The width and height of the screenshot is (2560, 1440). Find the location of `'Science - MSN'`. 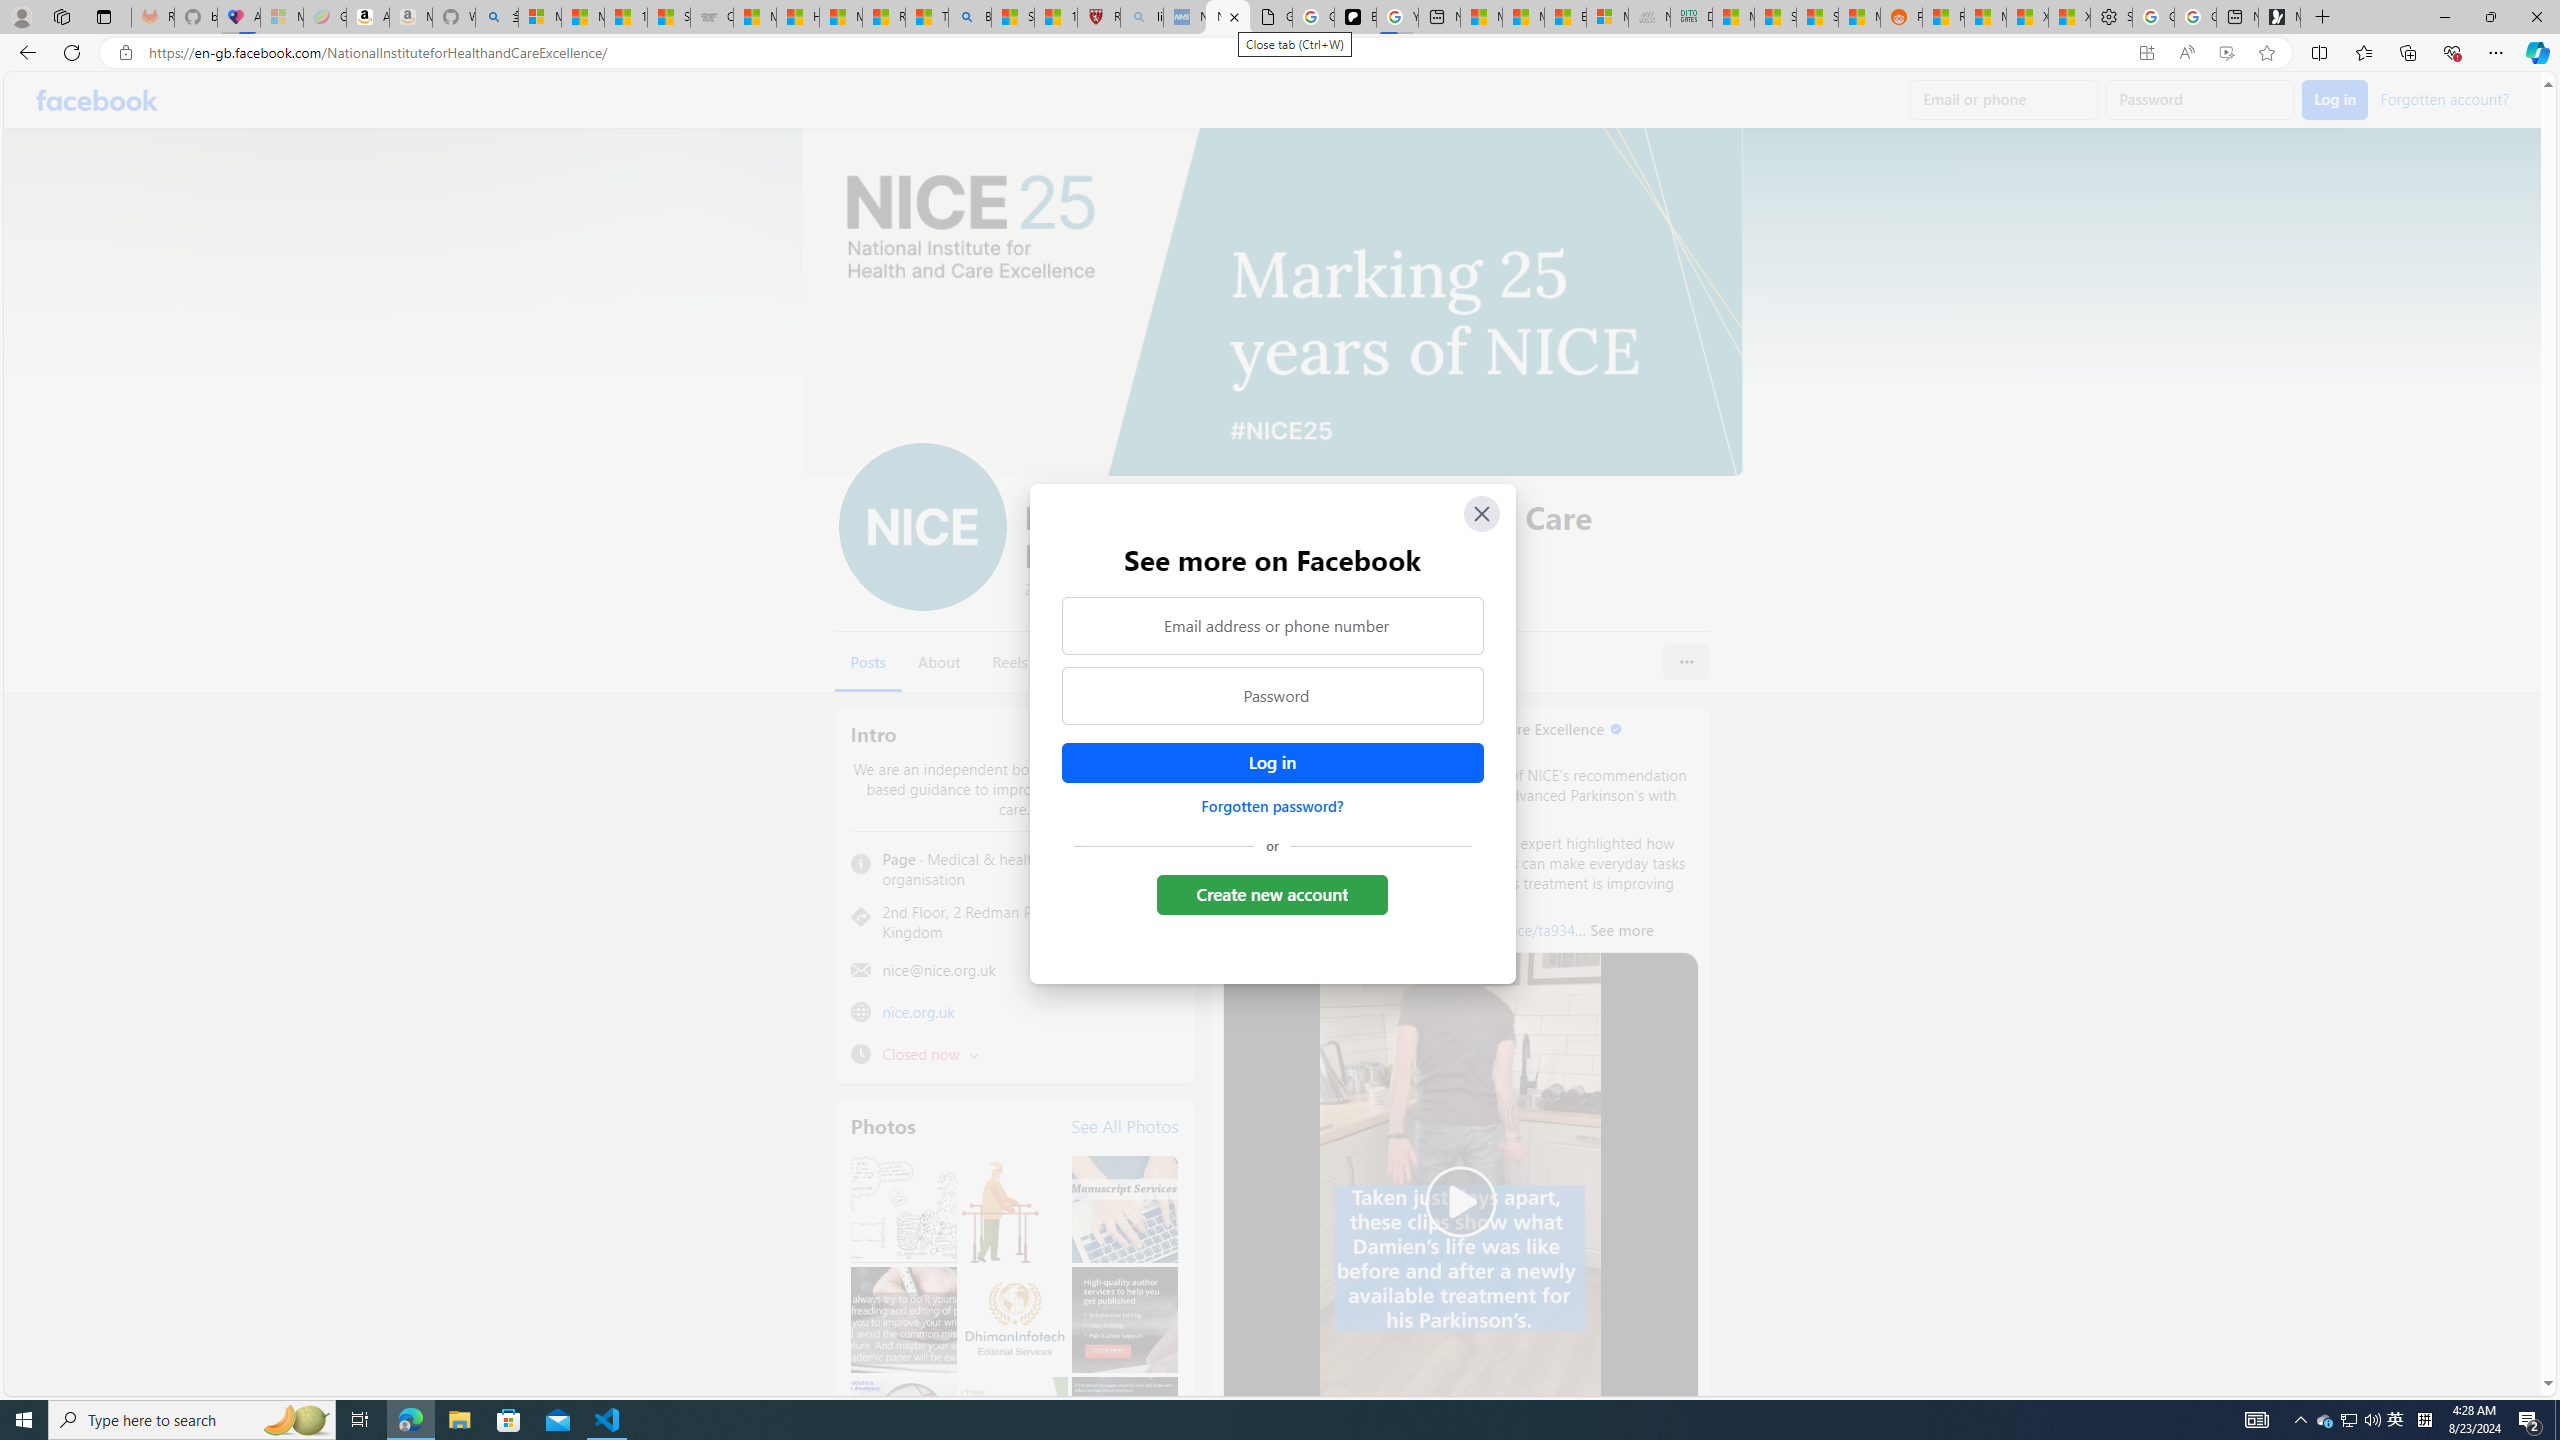

'Science - MSN' is located at coordinates (1011, 16).